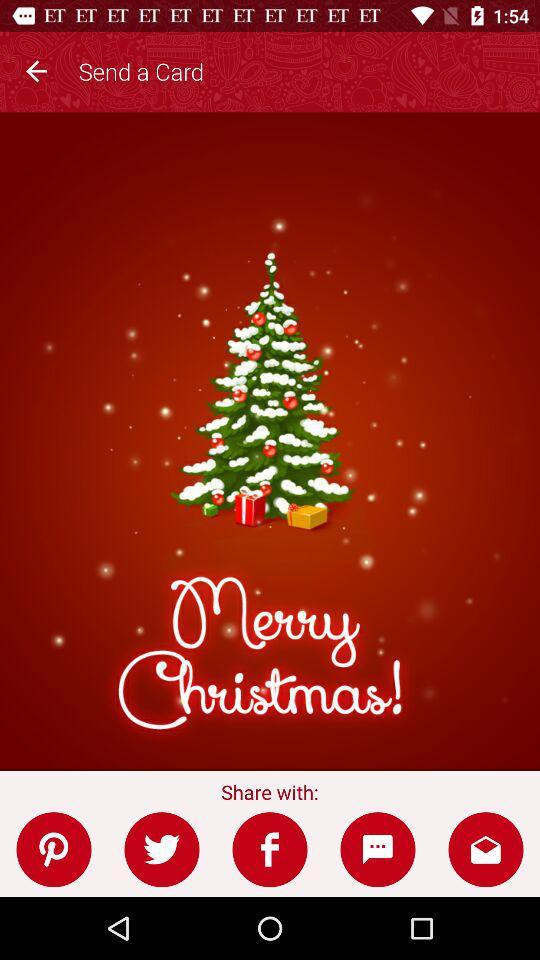 This screenshot has height=960, width=540. What do you see at coordinates (36, 68) in the screenshot?
I see `item next to the send a card app` at bounding box center [36, 68].